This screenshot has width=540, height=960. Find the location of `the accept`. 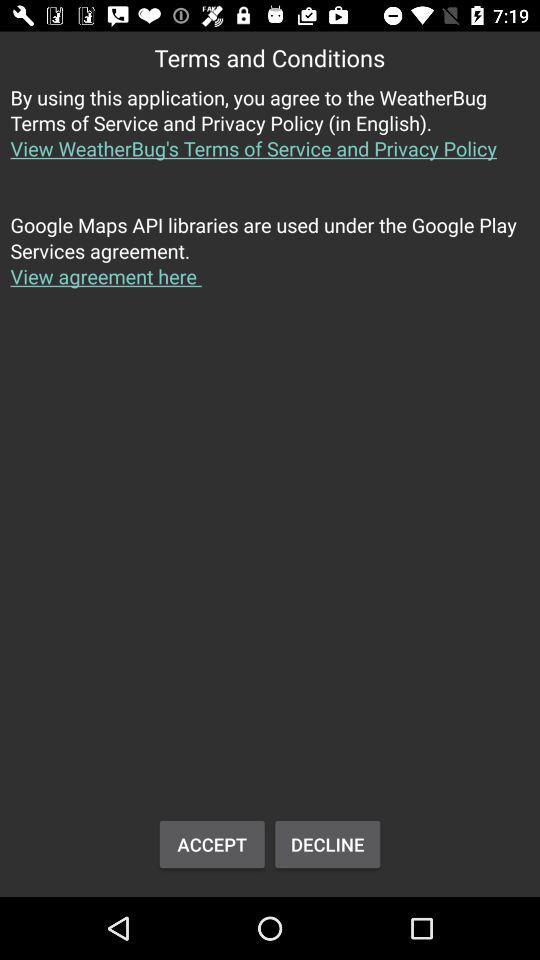

the accept is located at coordinates (211, 843).